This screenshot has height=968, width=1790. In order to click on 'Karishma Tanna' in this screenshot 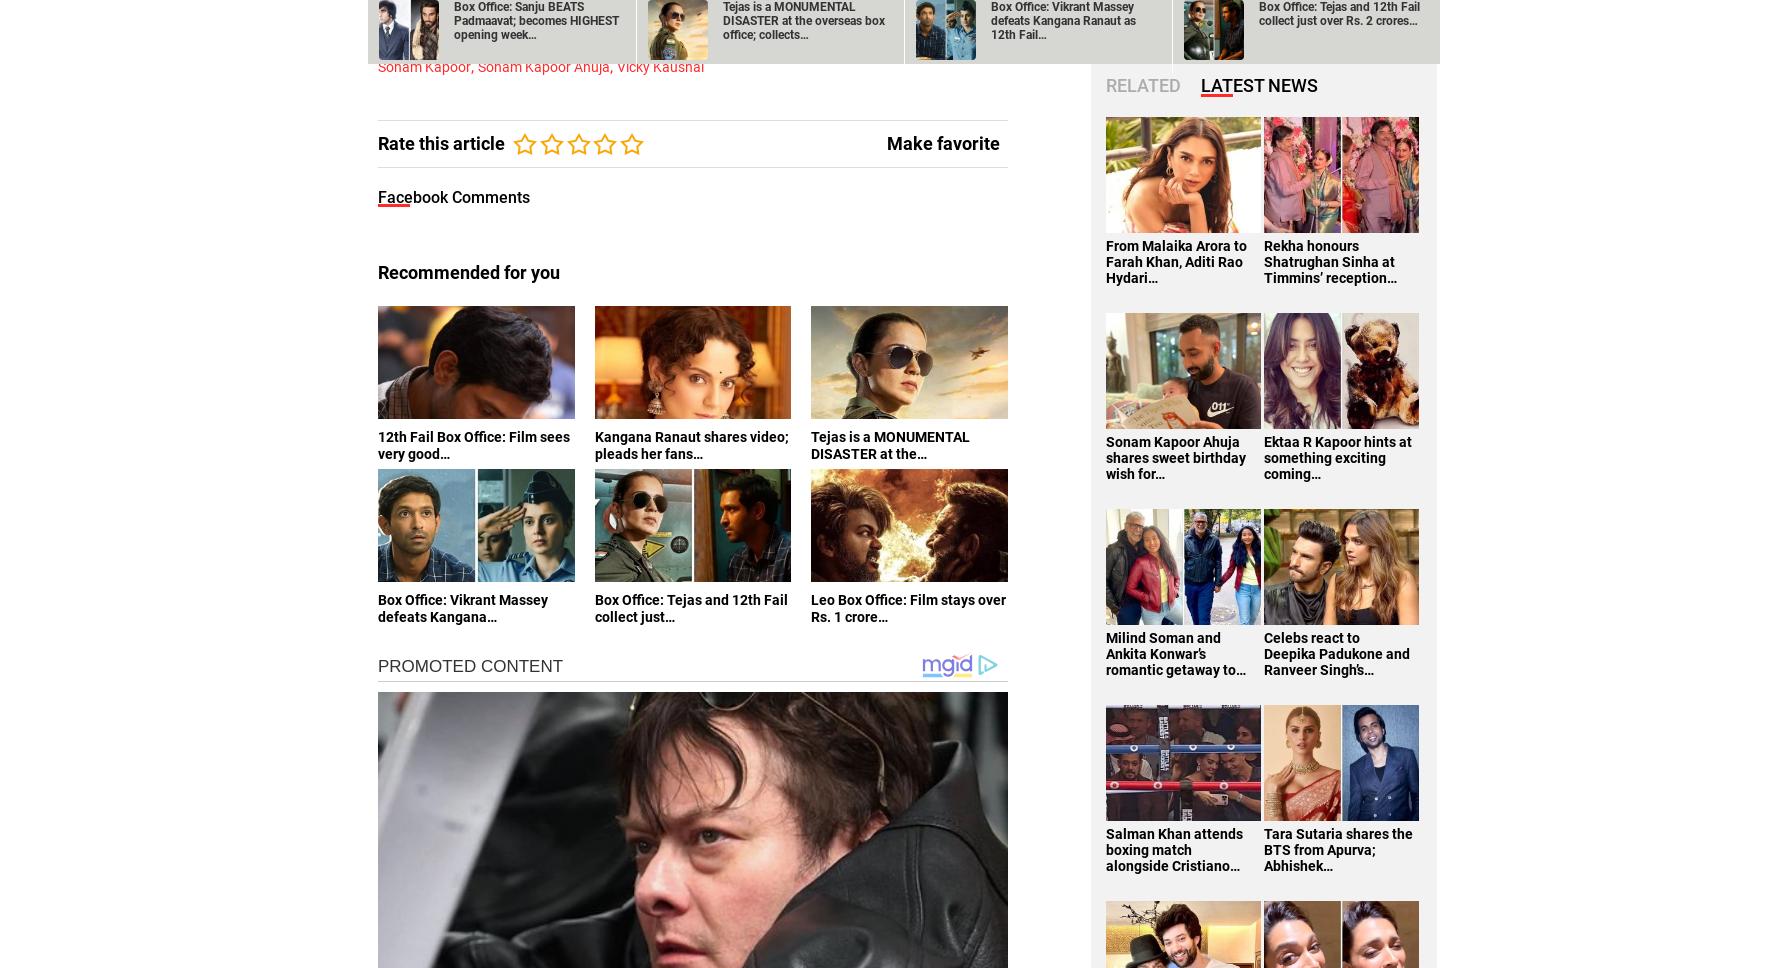, I will do `click(878, 18)`.